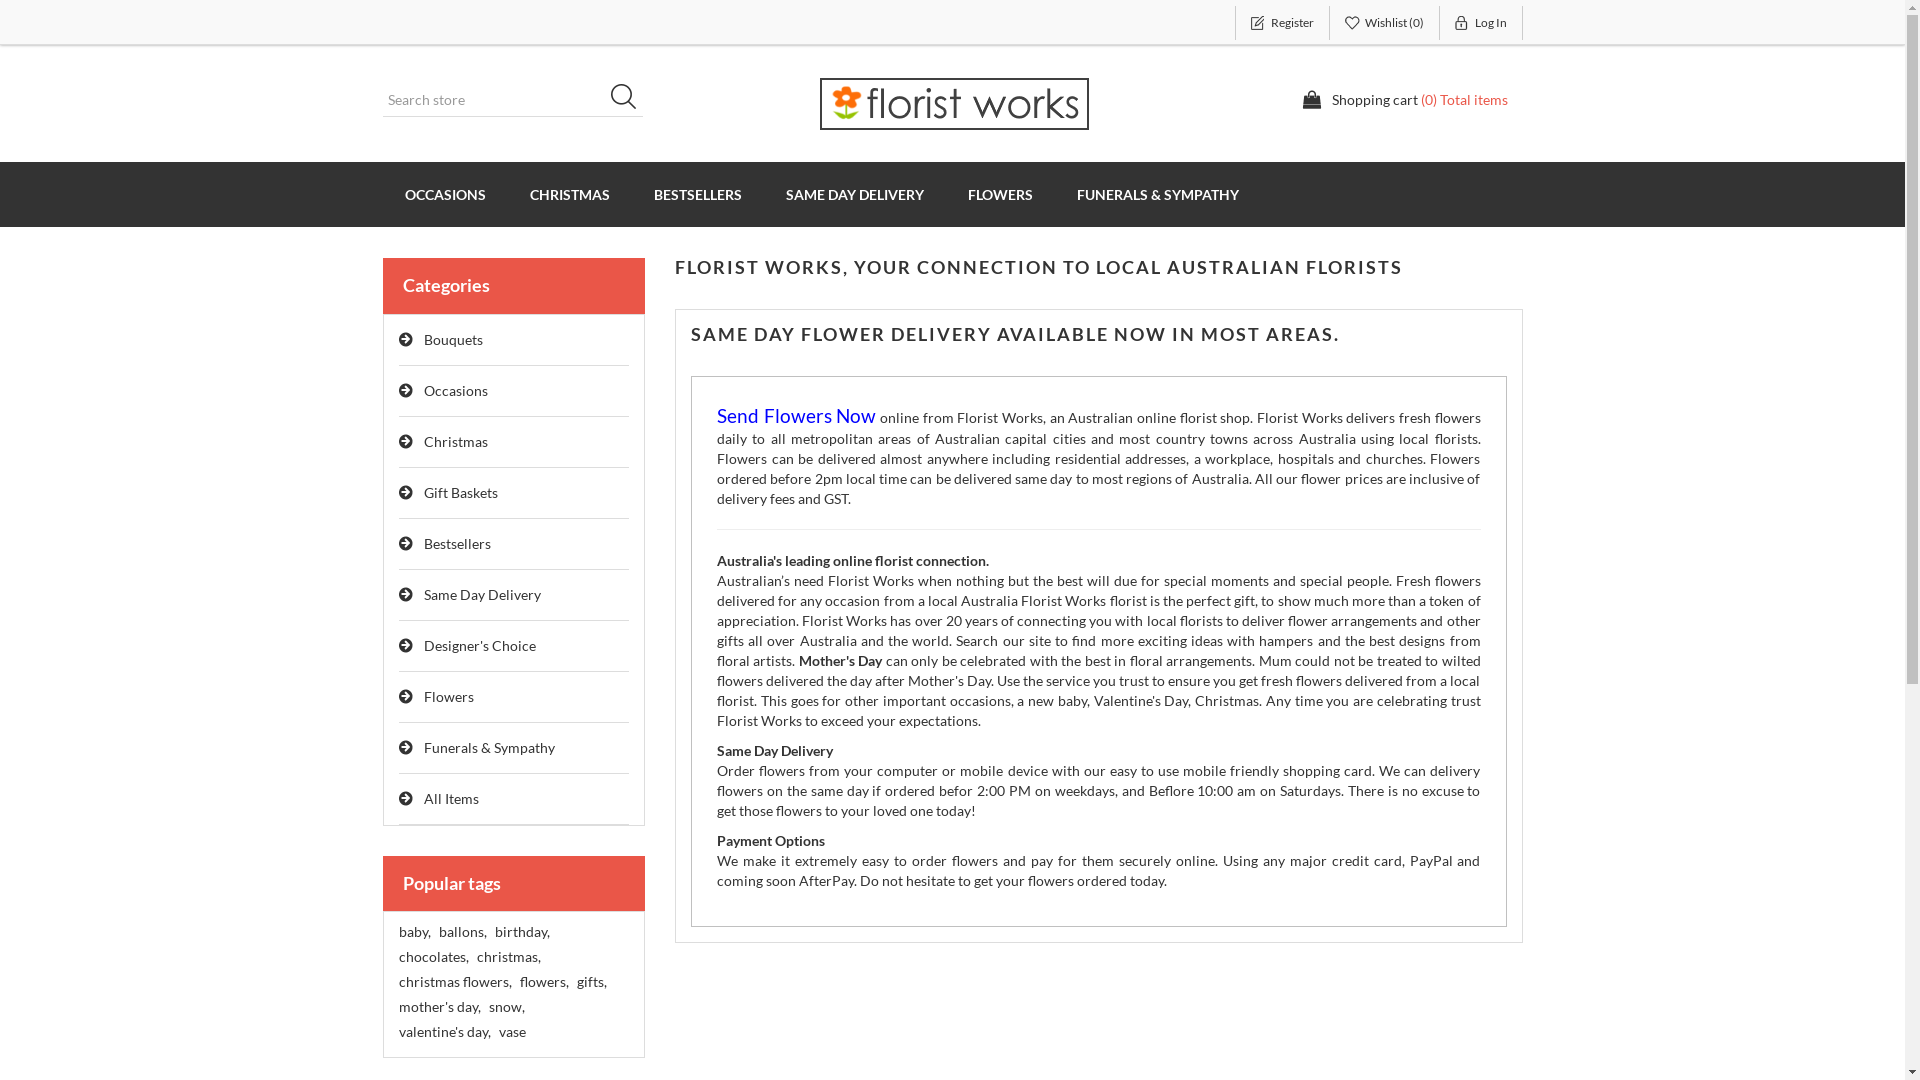 This screenshot has height=1080, width=1920. What do you see at coordinates (1481, 23) in the screenshot?
I see `'Log In'` at bounding box center [1481, 23].